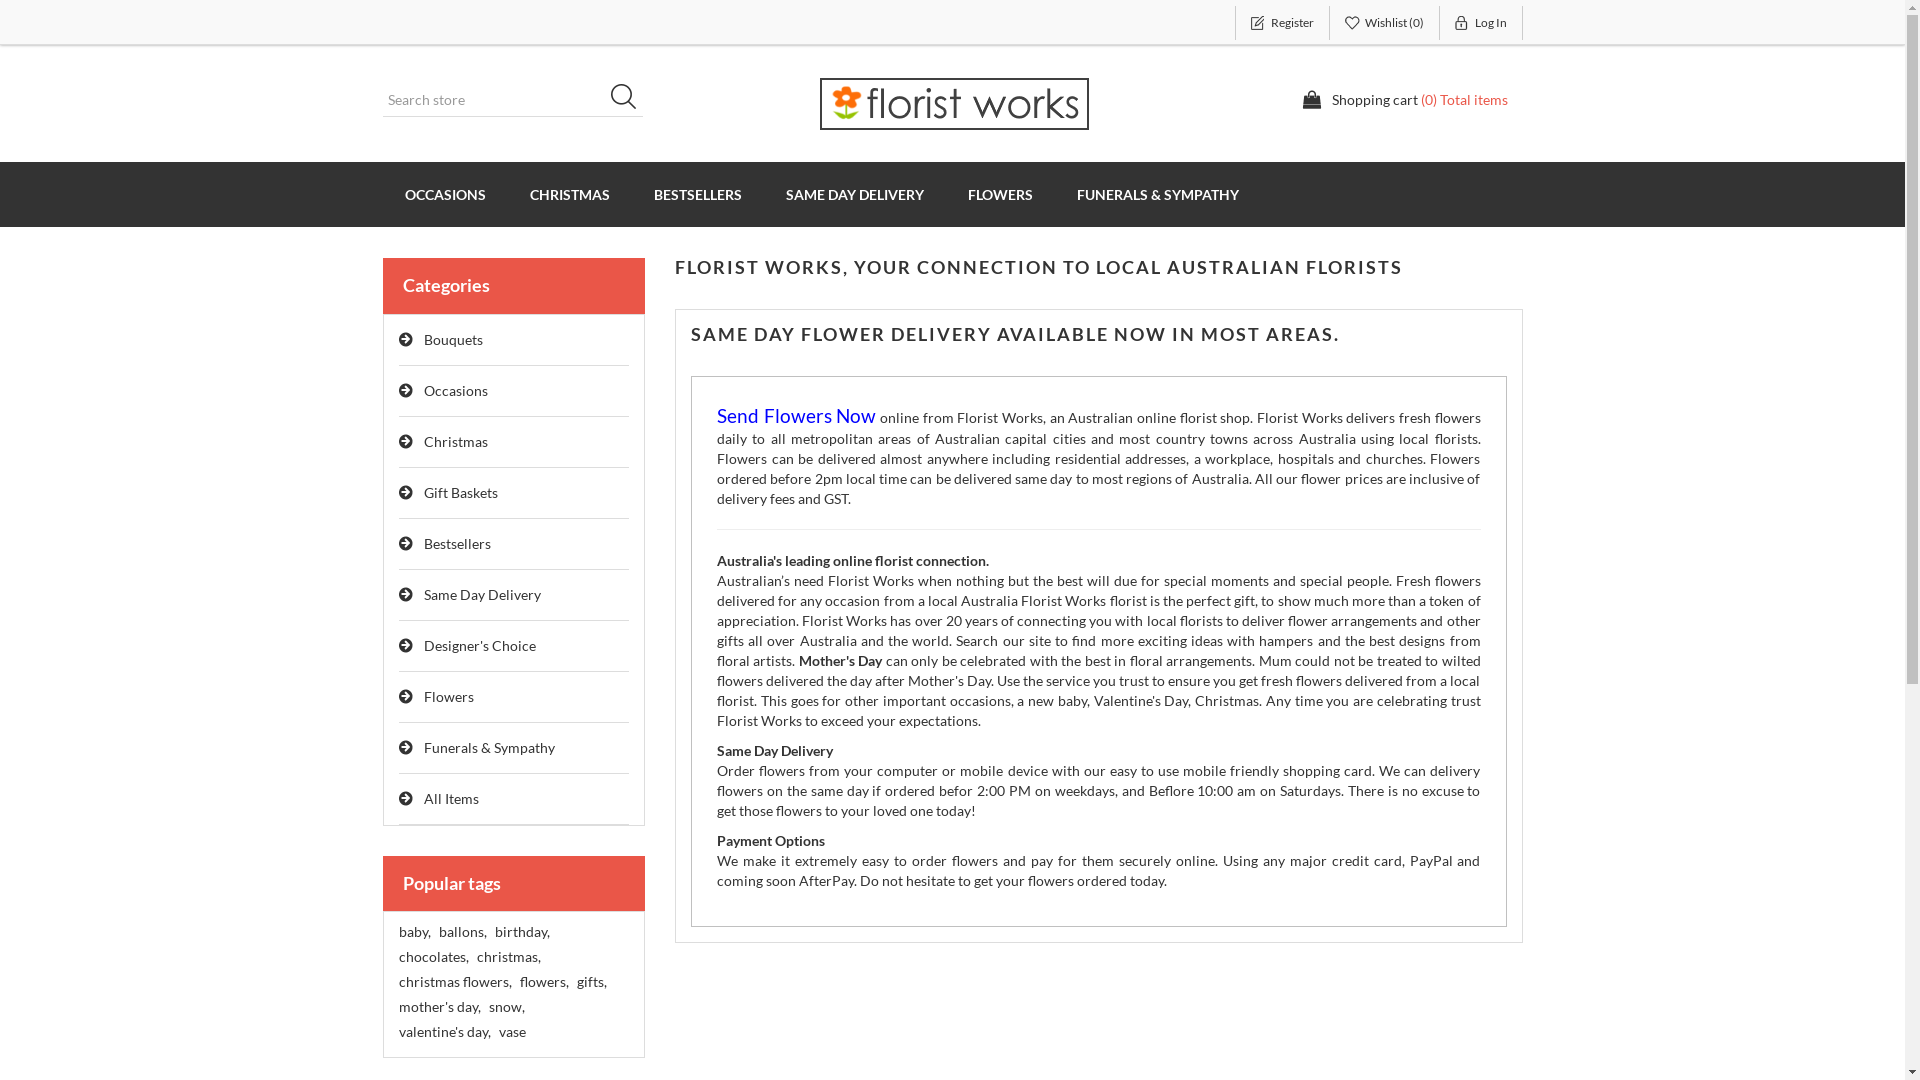 This screenshot has height=1080, width=1920. What do you see at coordinates (1481, 23) in the screenshot?
I see `'Log In'` at bounding box center [1481, 23].